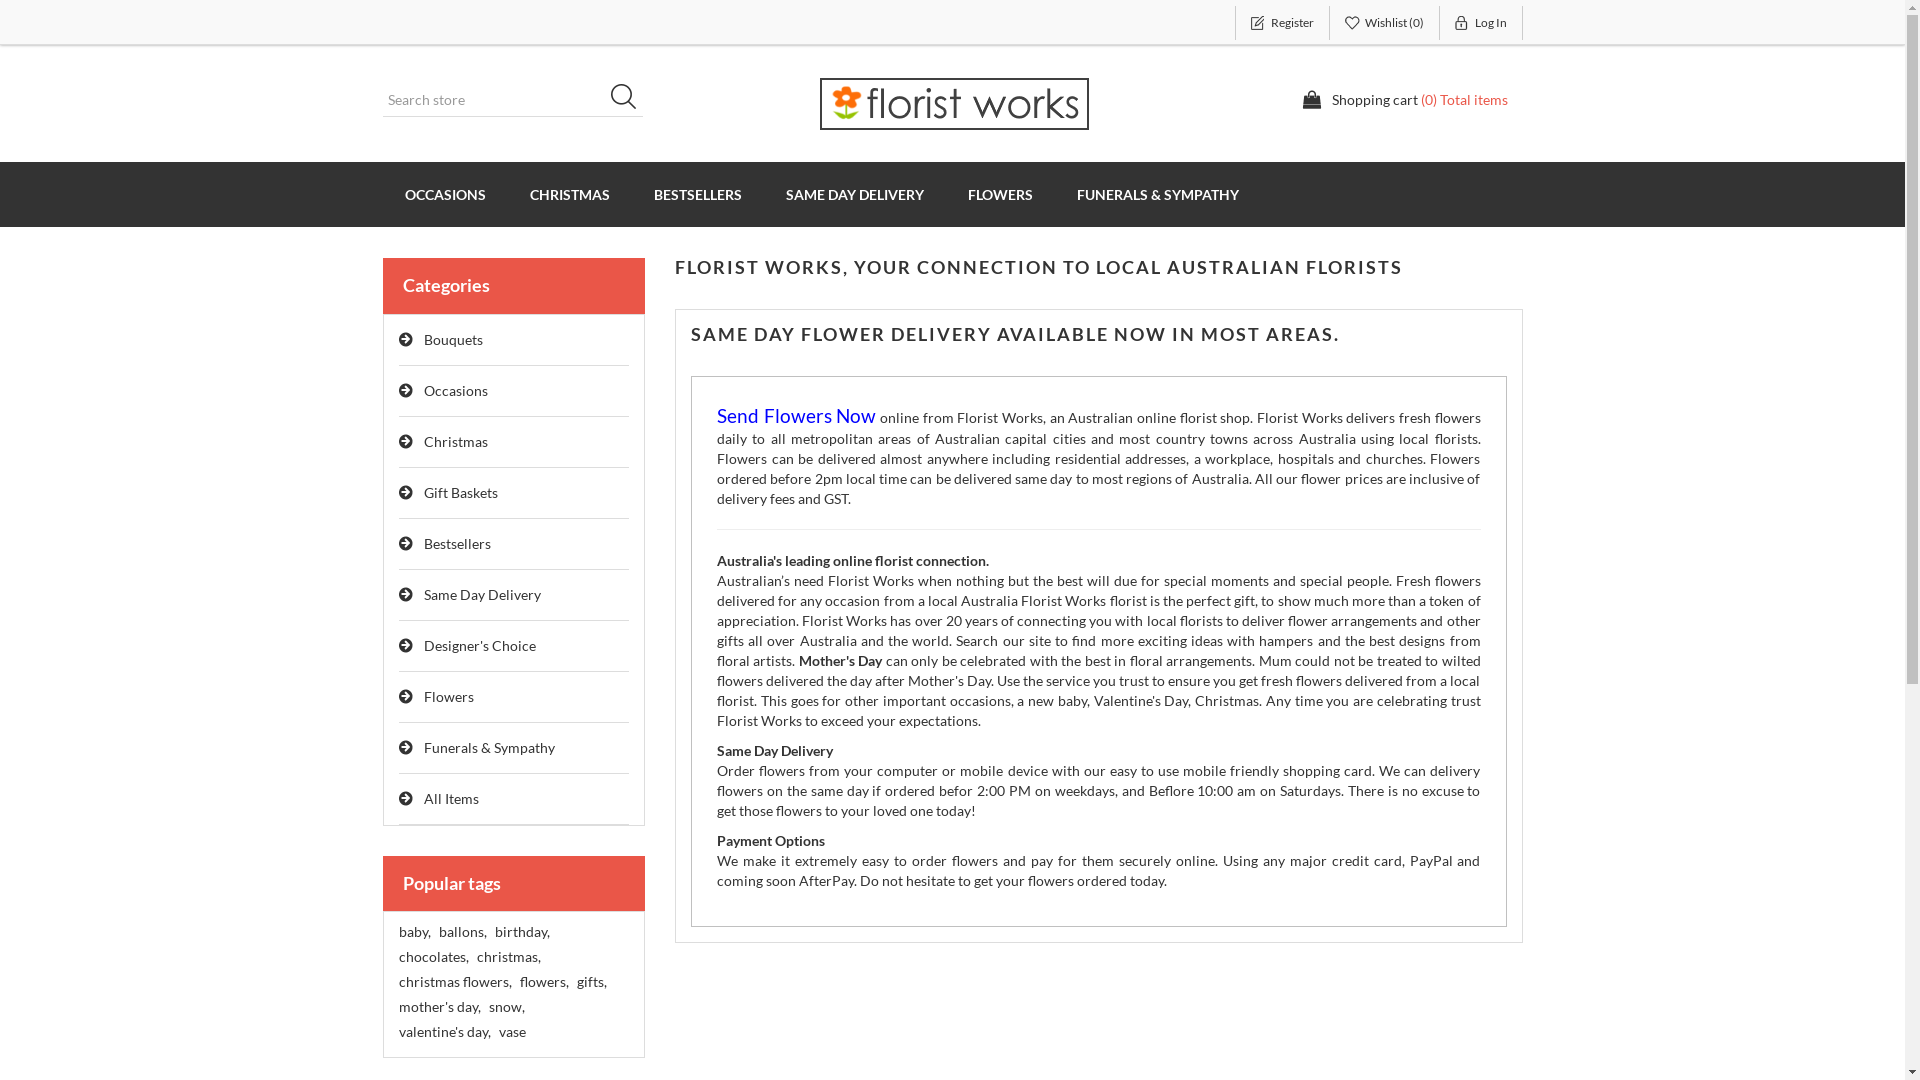 This screenshot has height=1080, width=1920. What do you see at coordinates (1481, 23) in the screenshot?
I see `'Log In'` at bounding box center [1481, 23].